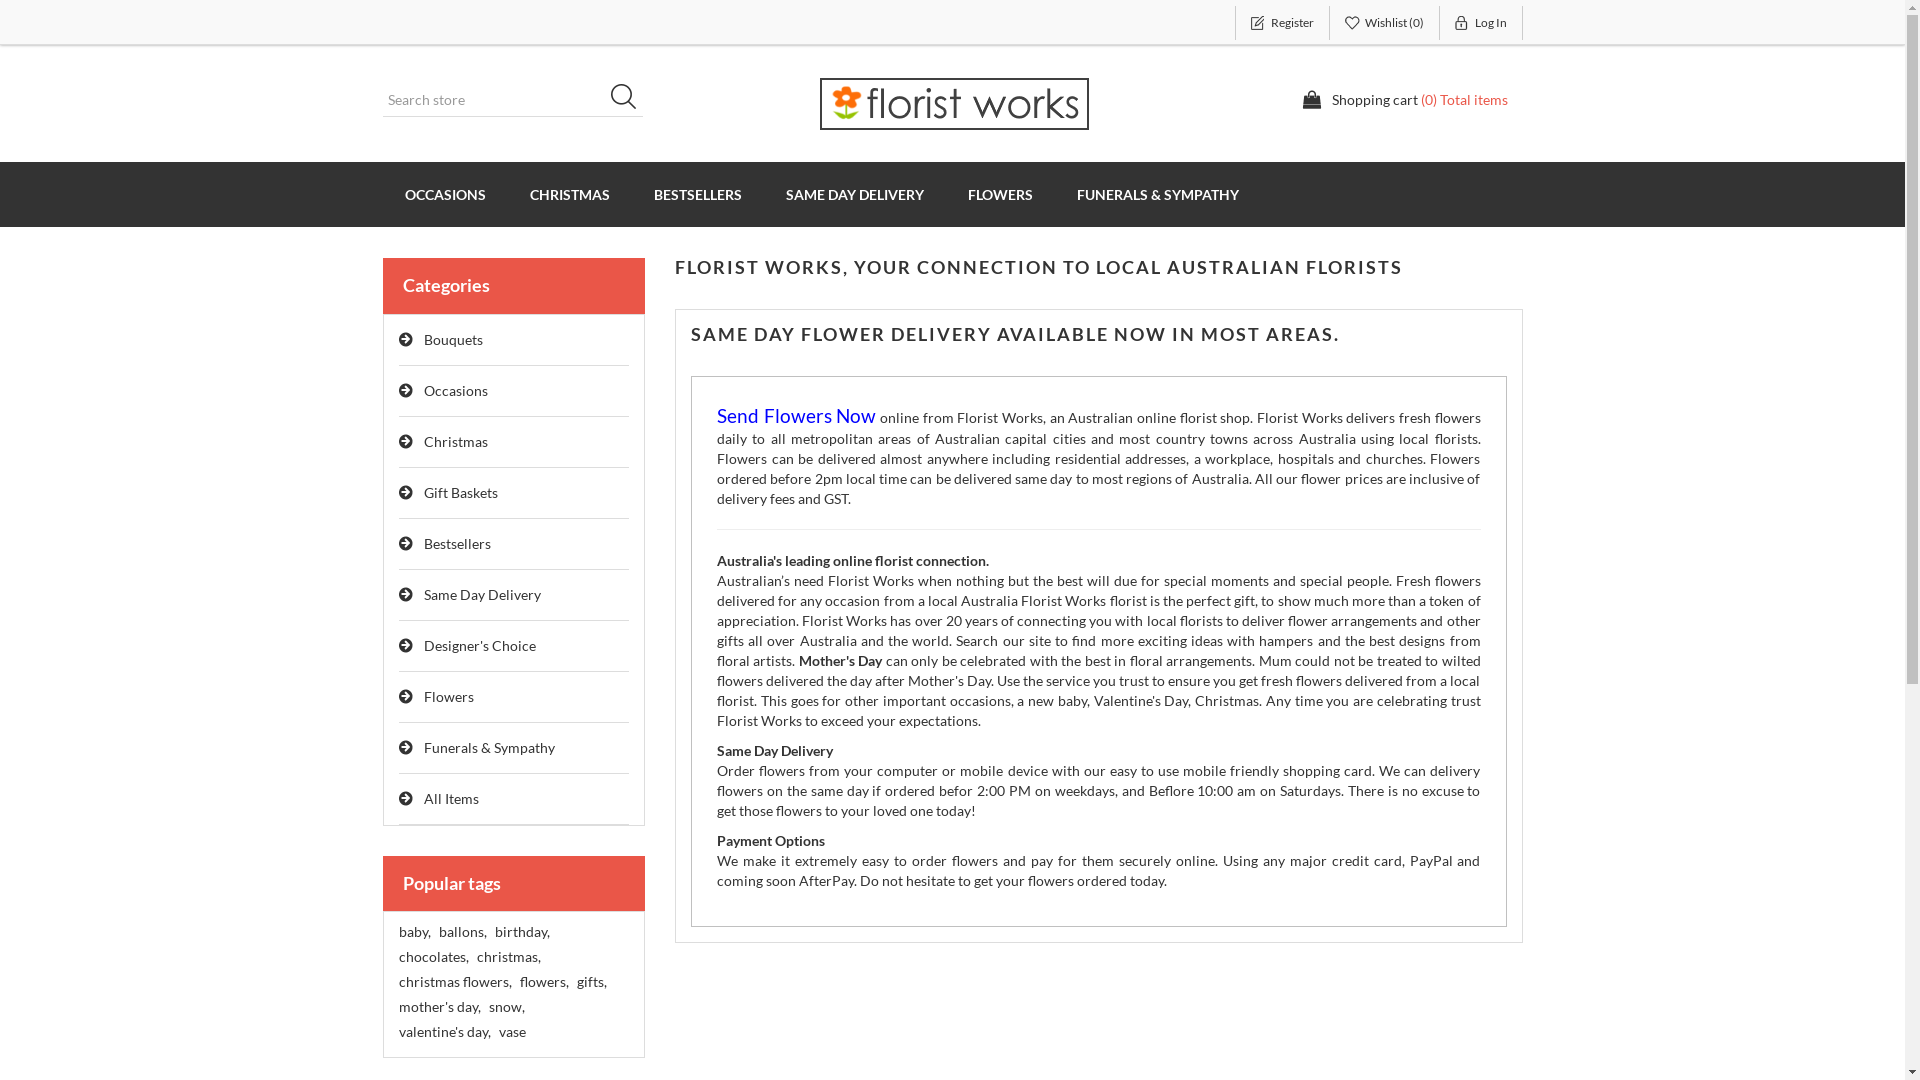 This screenshot has height=1080, width=1920. What do you see at coordinates (1481, 23) in the screenshot?
I see `'Log In'` at bounding box center [1481, 23].